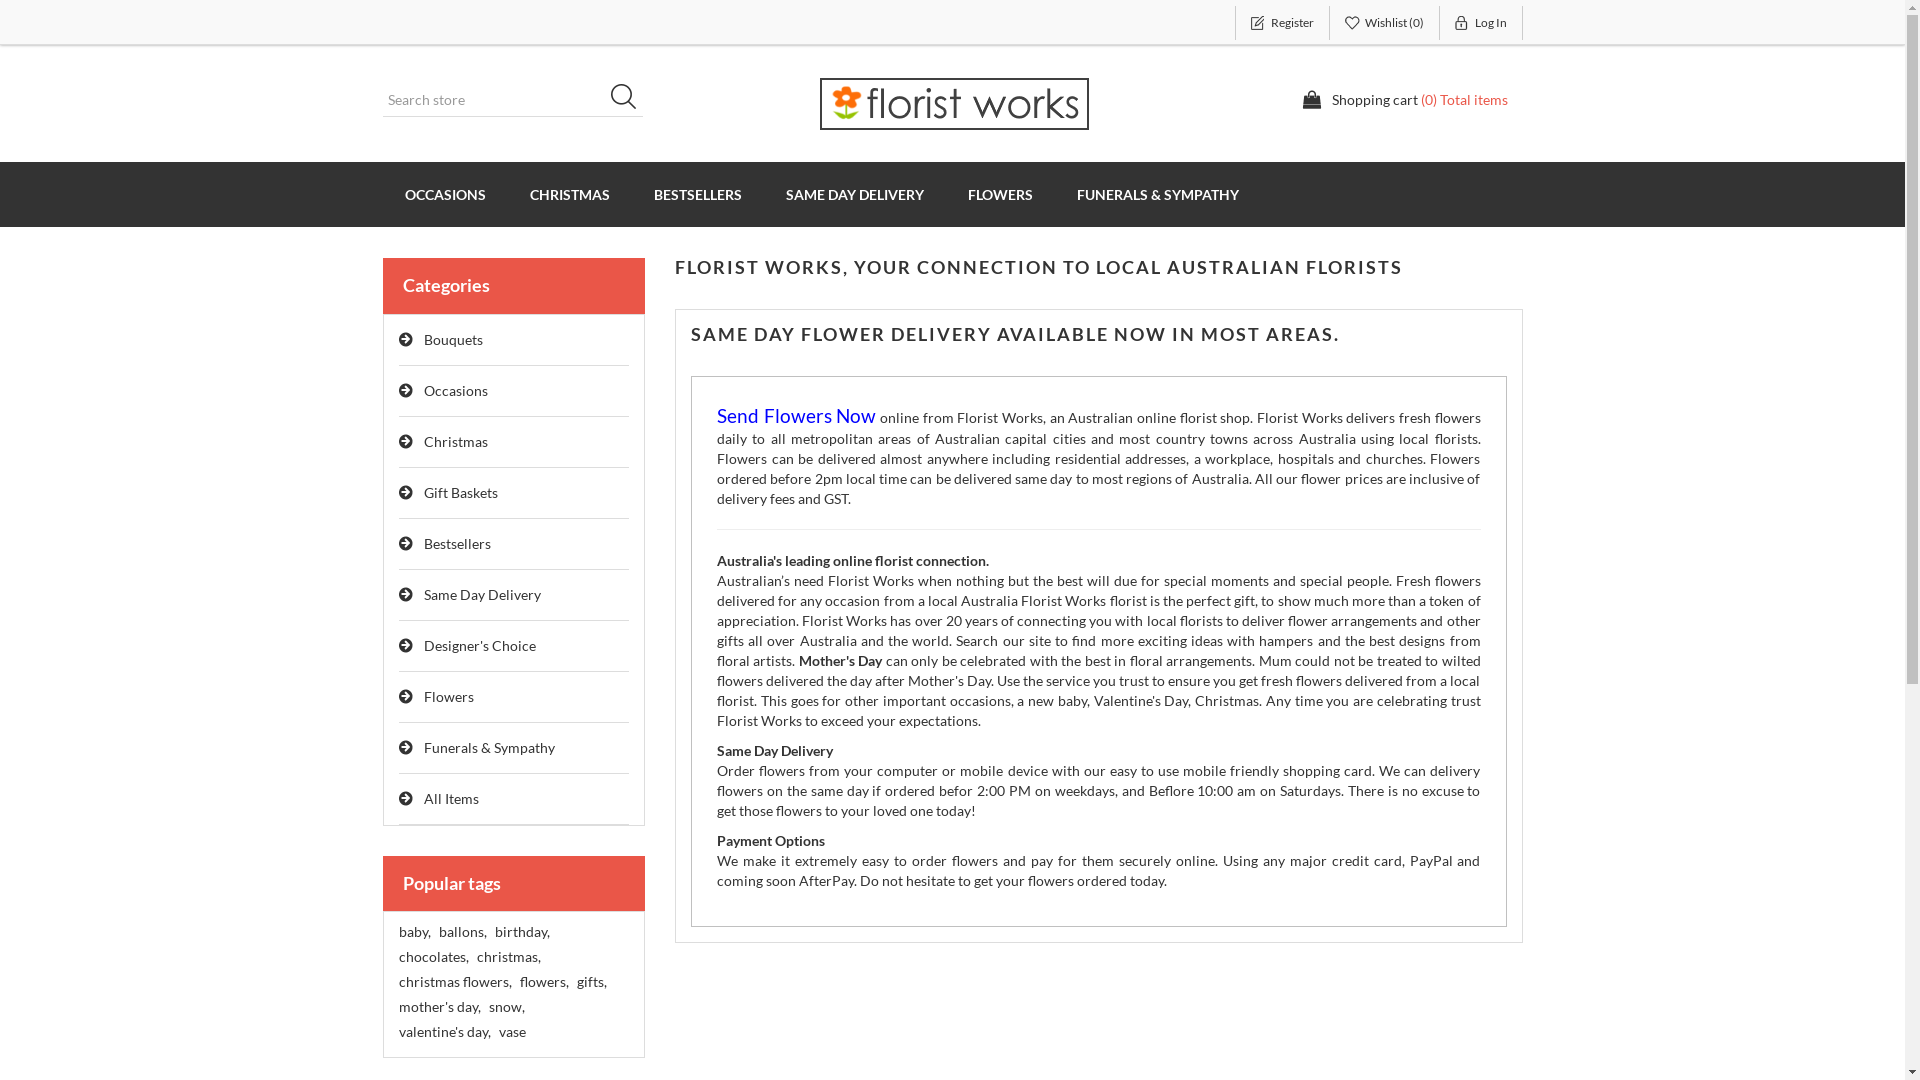 This screenshot has height=1080, width=1920. What do you see at coordinates (1481, 23) in the screenshot?
I see `'Log In'` at bounding box center [1481, 23].